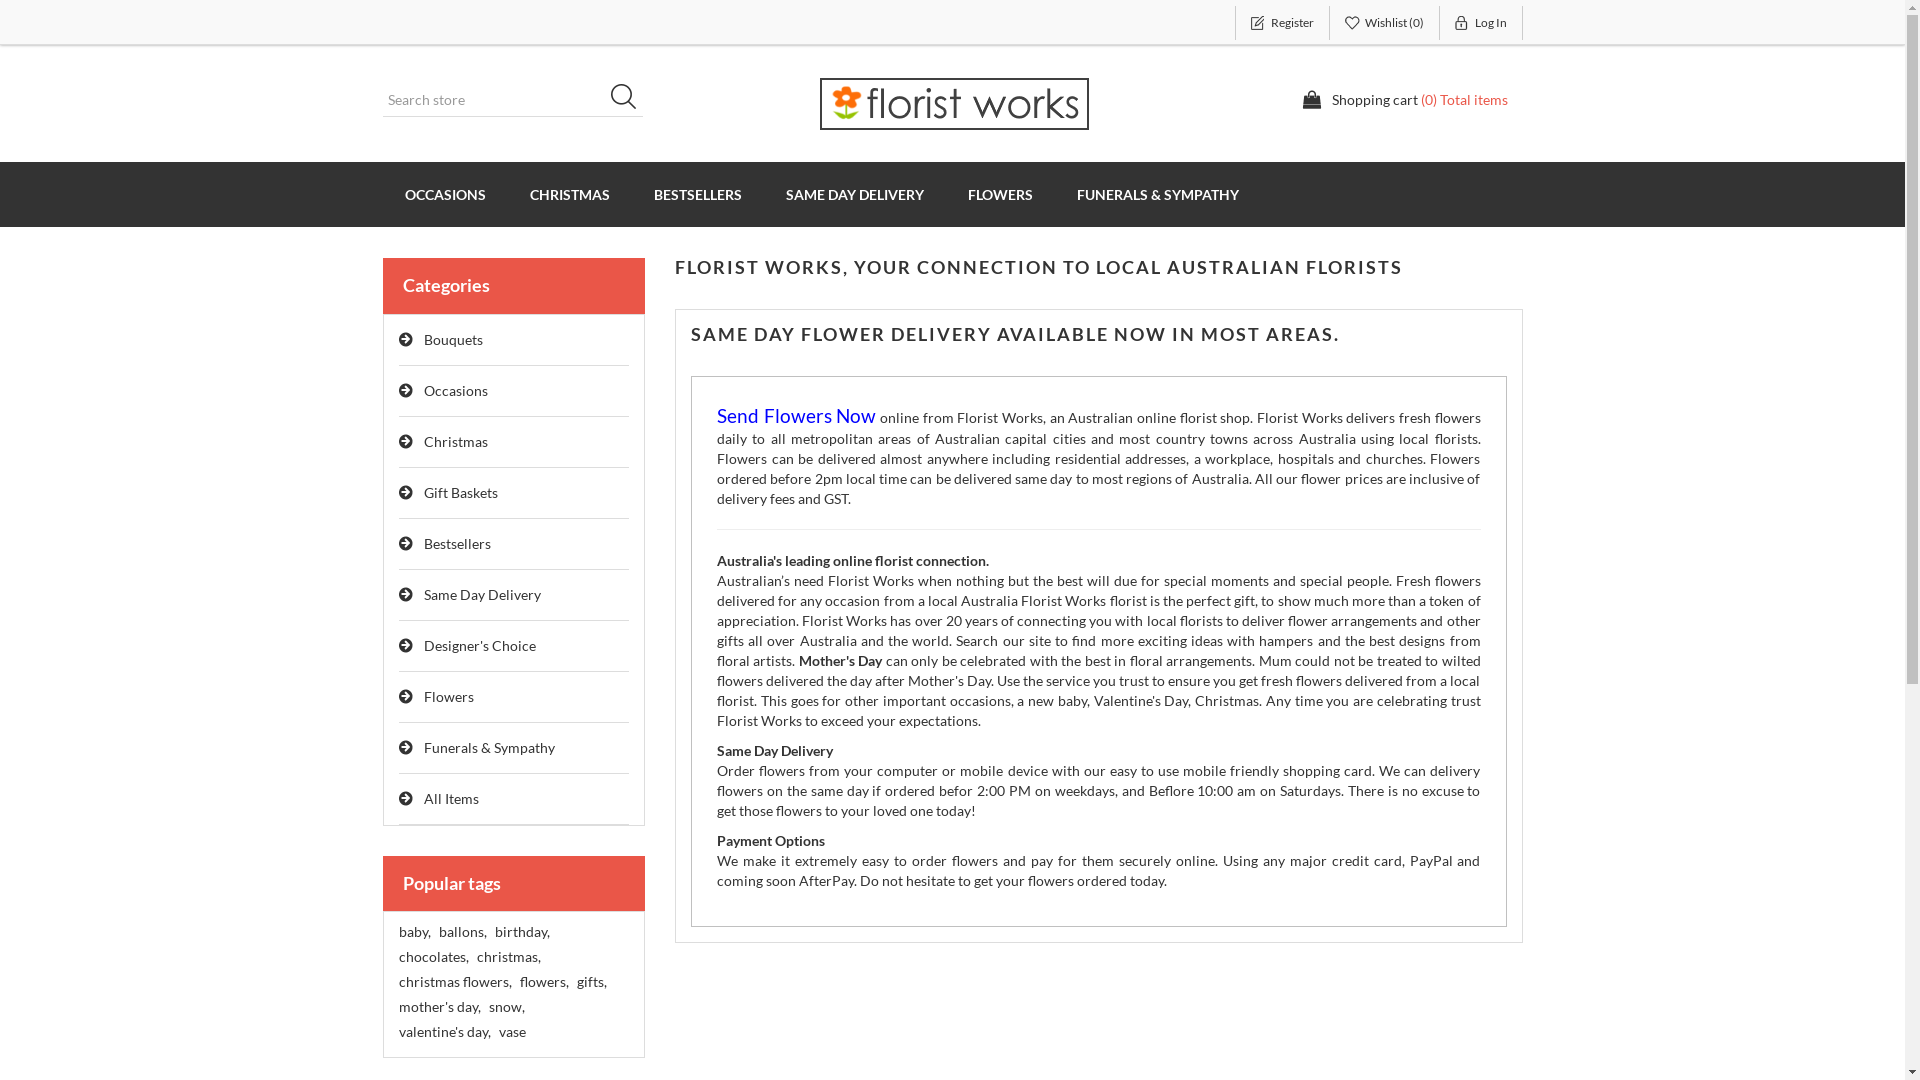 This screenshot has height=1080, width=1920. What do you see at coordinates (1481, 23) in the screenshot?
I see `'Log In'` at bounding box center [1481, 23].